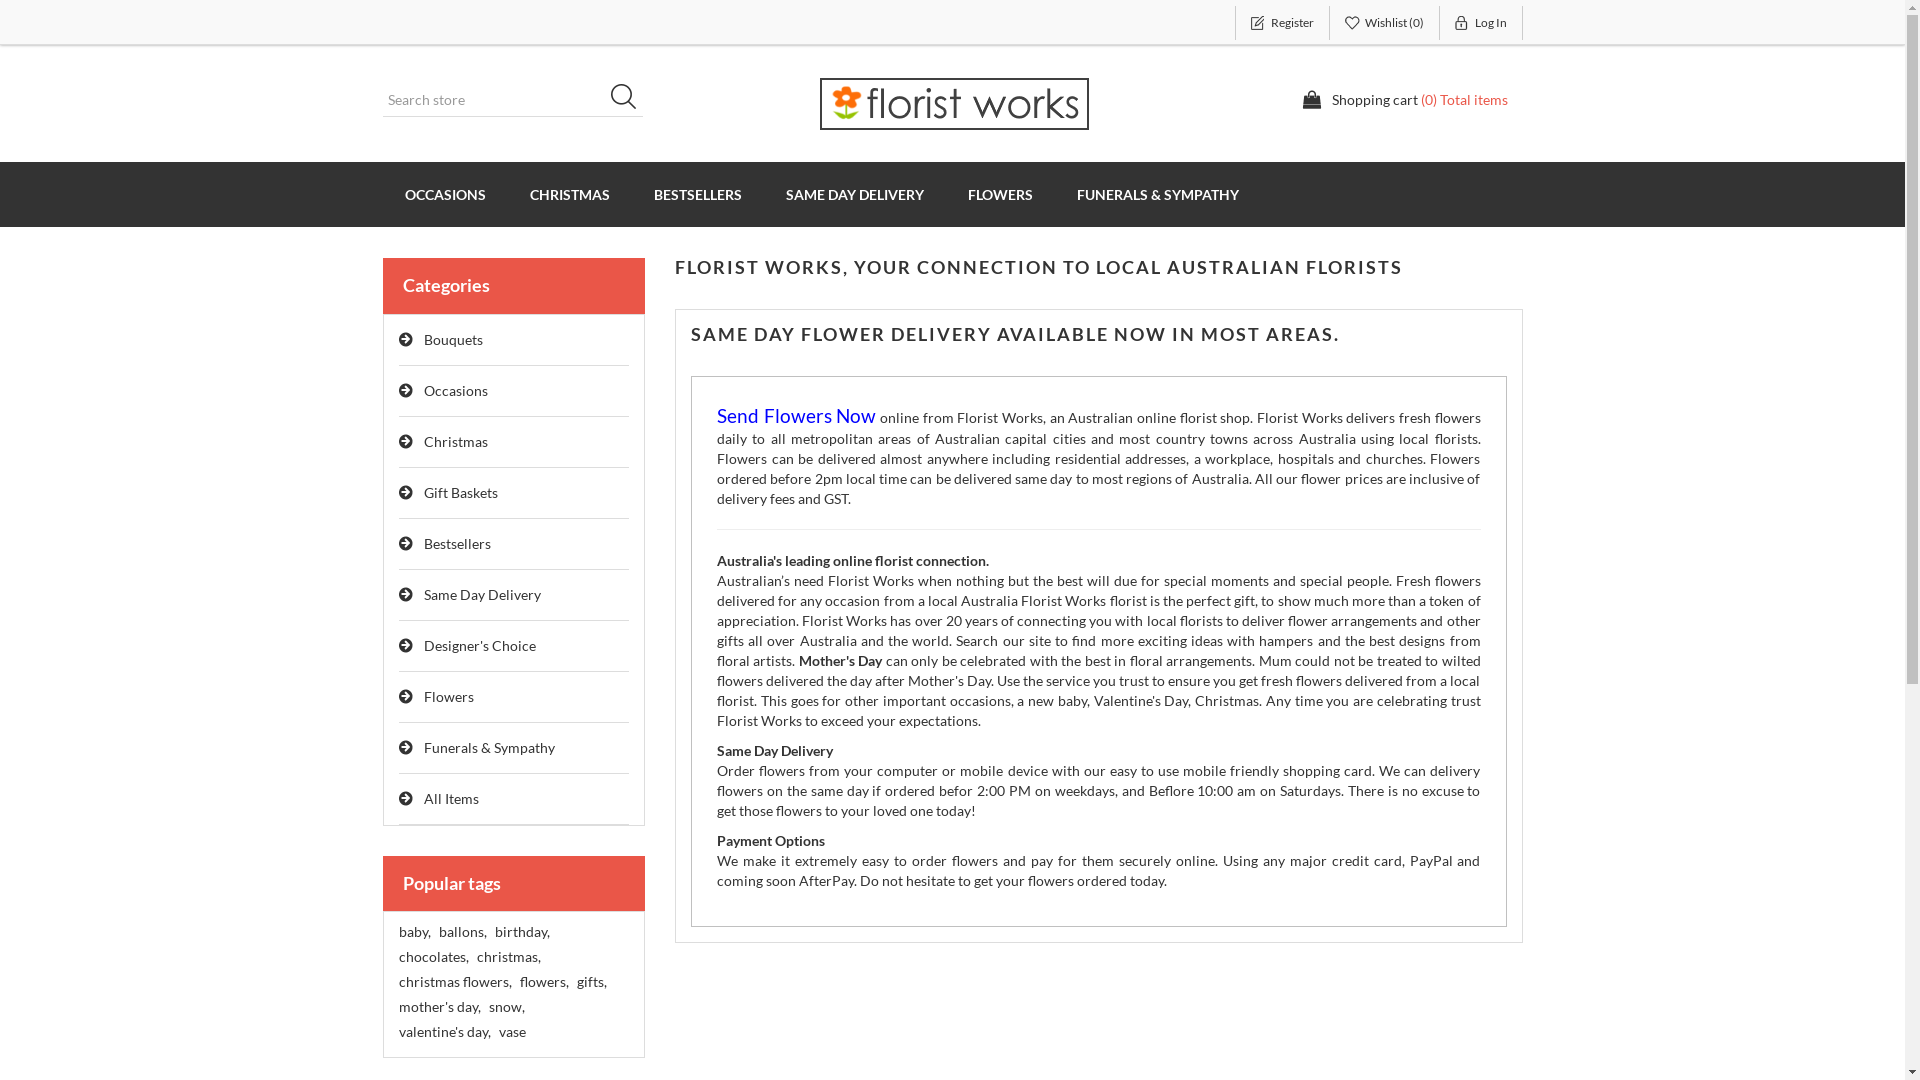 This screenshot has height=1080, width=1920. What do you see at coordinates (1481, 23) in the screenshot?
I see `'Log In'` at bounding box center [1481, 23].